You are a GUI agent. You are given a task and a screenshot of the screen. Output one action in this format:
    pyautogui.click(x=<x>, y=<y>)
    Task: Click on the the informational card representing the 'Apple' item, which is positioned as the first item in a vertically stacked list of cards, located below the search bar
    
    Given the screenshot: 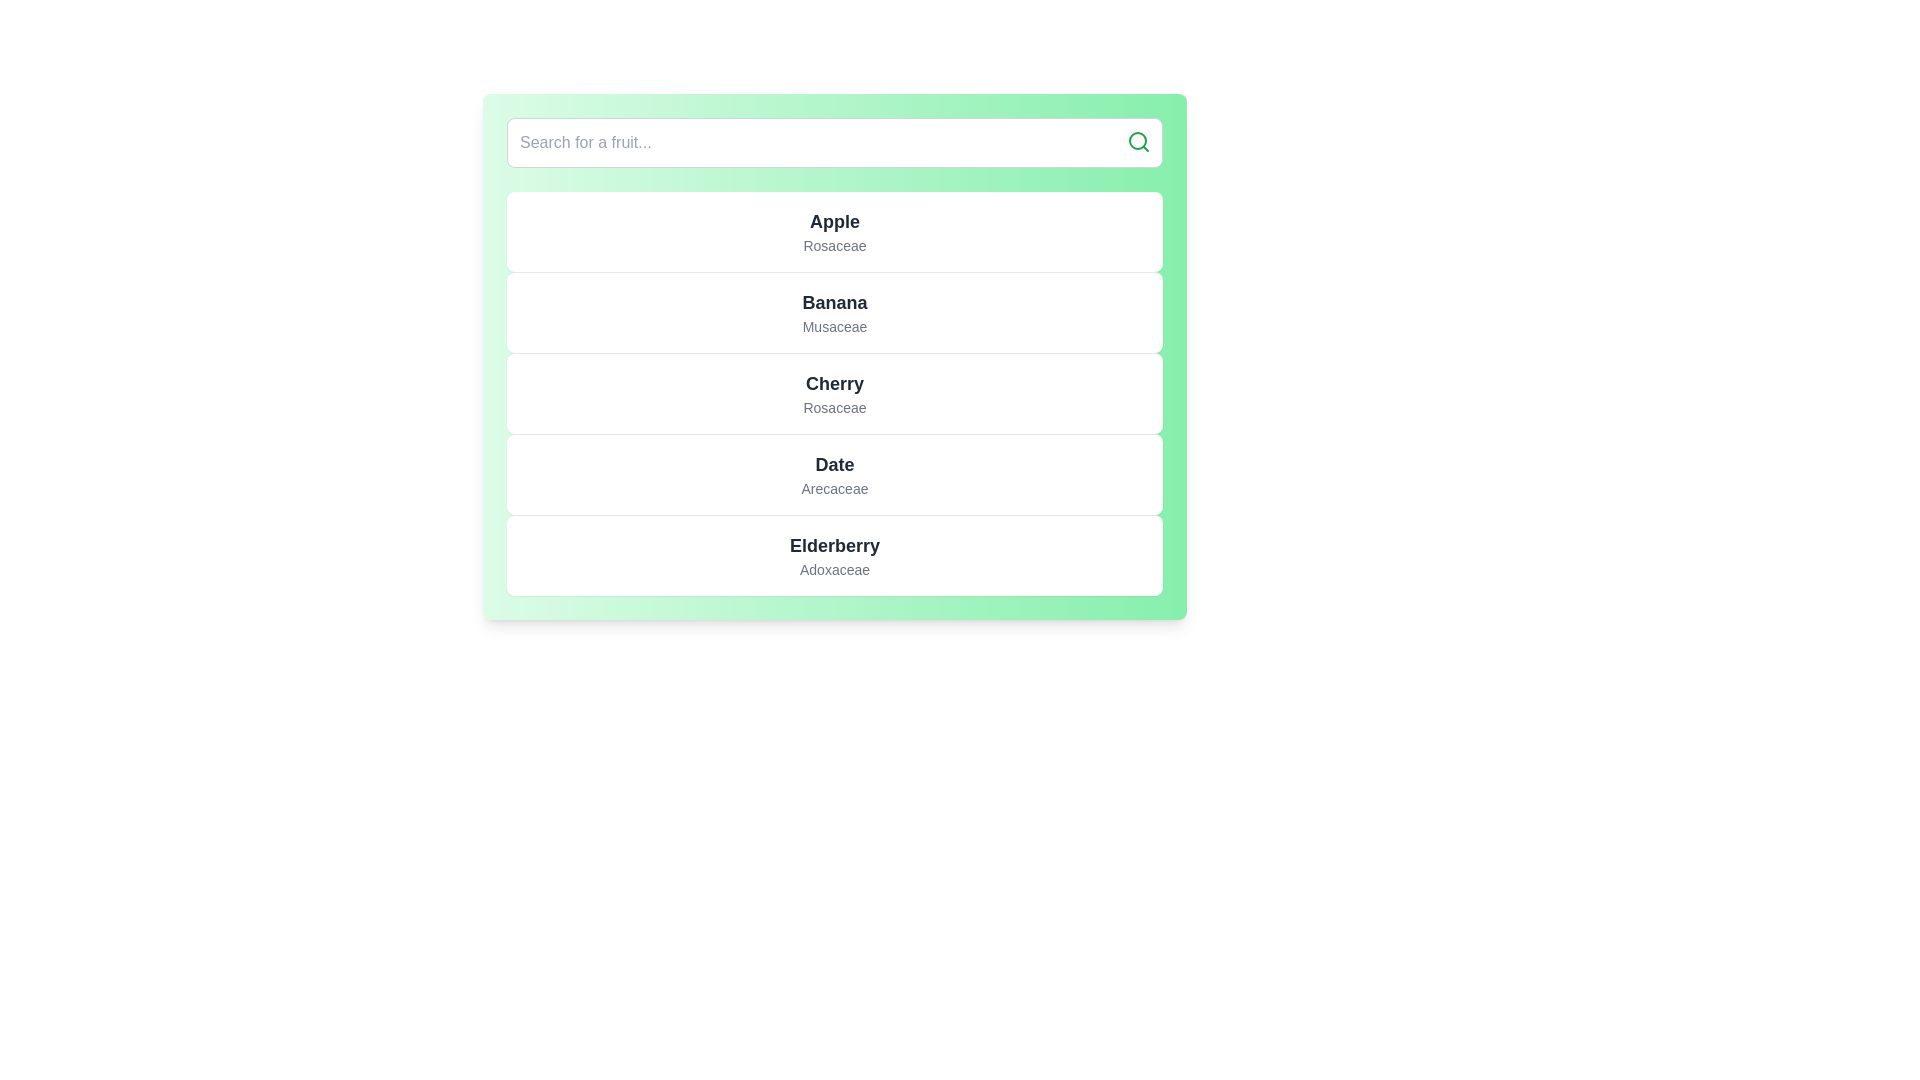 What is the action you would take?
    pyautogui.click(x=835, y=230)
    